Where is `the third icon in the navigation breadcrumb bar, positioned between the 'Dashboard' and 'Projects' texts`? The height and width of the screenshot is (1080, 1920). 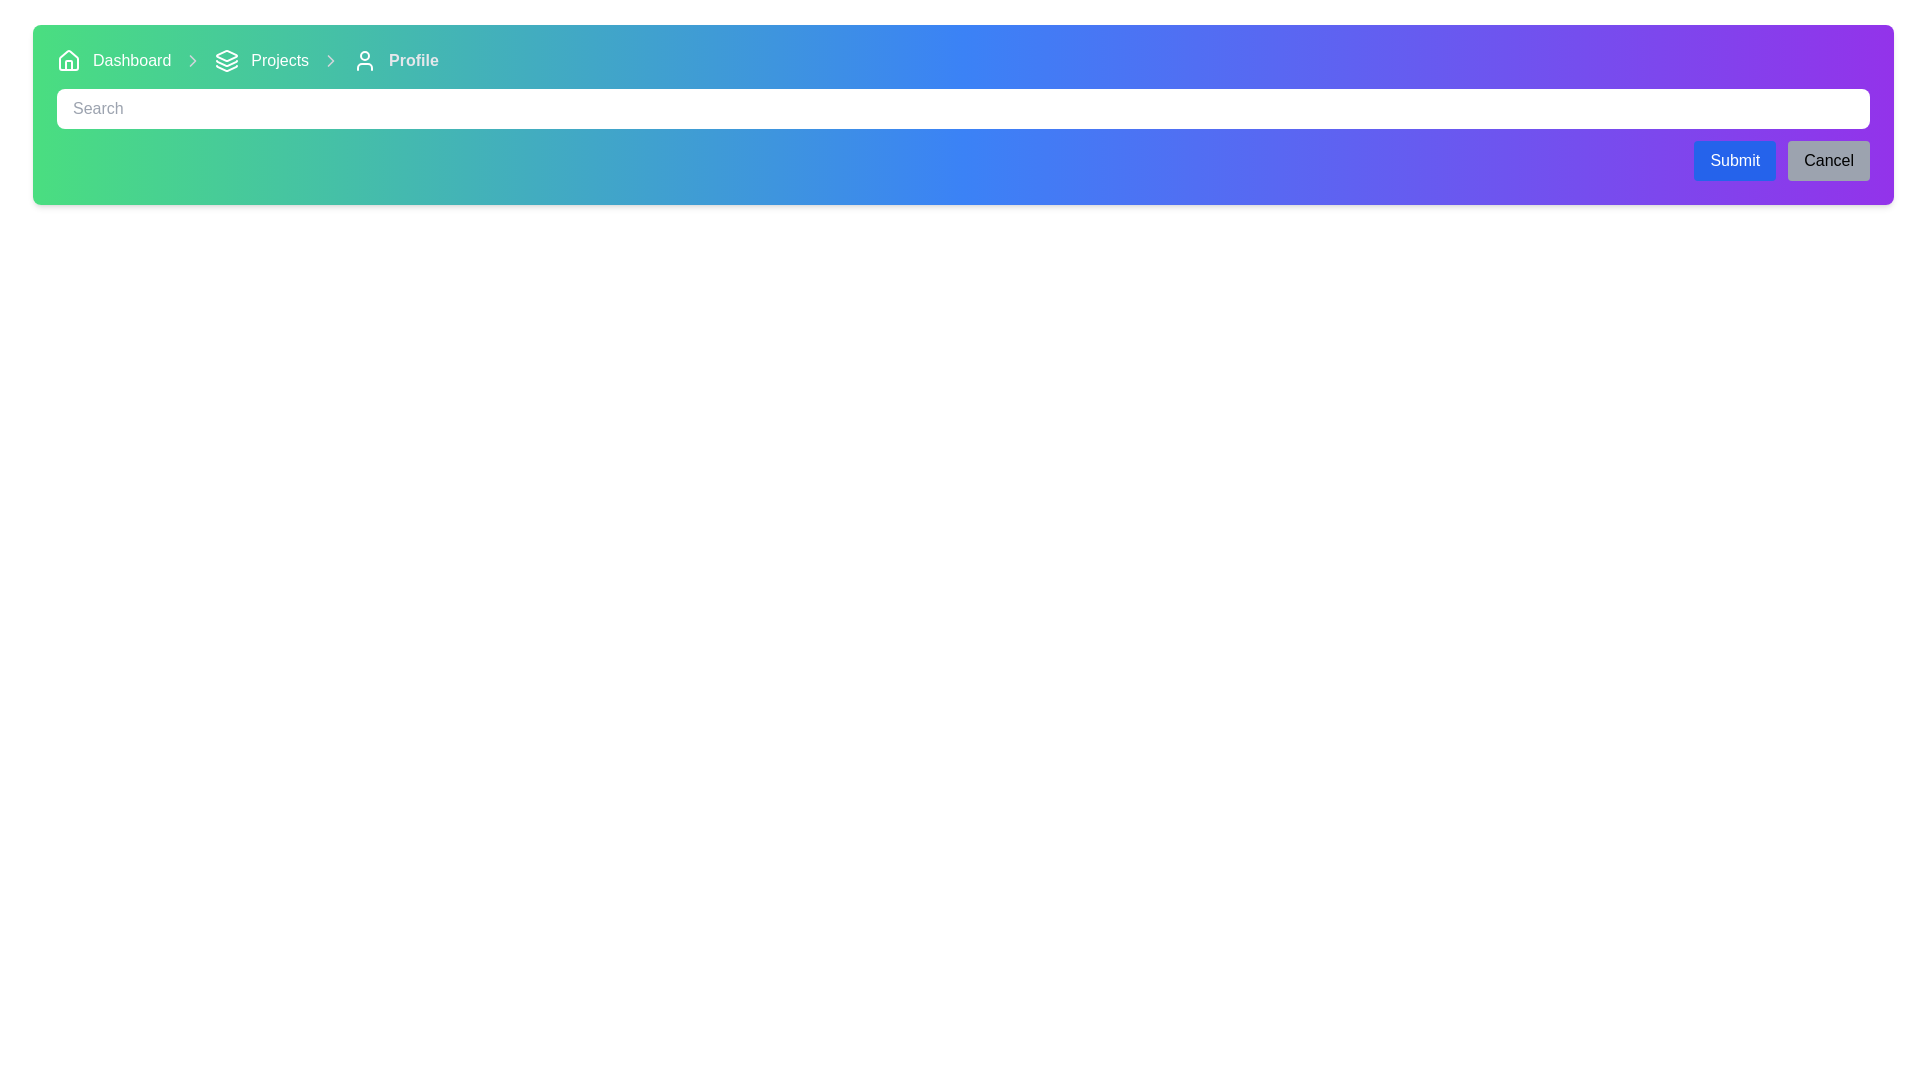
the third icon in the navigation breadcrumb bar, positioned between the 'Dashboard' and 'Projects' texts is located at coordinates (227, 60).